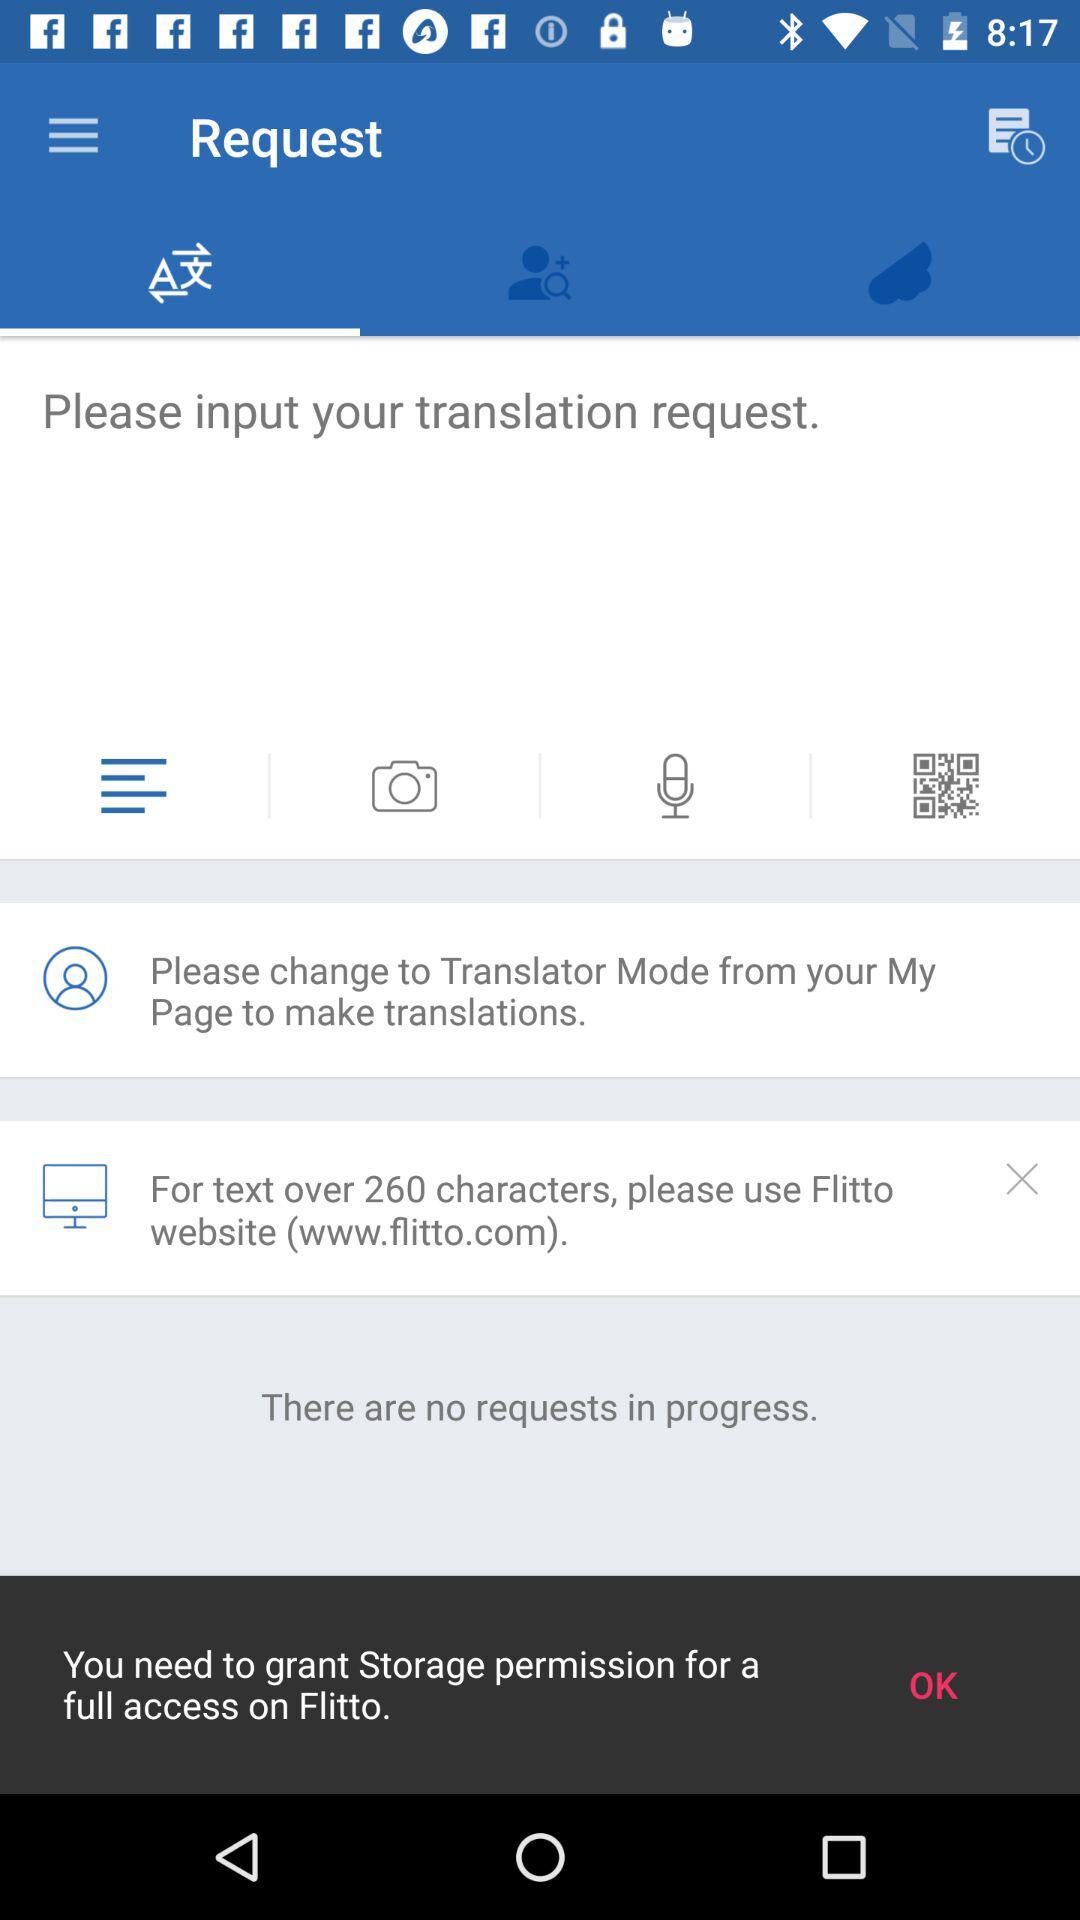 This screenshot has width=1080, height=1920. What do you see at coordinates (945, 785) in the screenshot?
I see `the icon above the please change to item` at bounding box center [945, 785].